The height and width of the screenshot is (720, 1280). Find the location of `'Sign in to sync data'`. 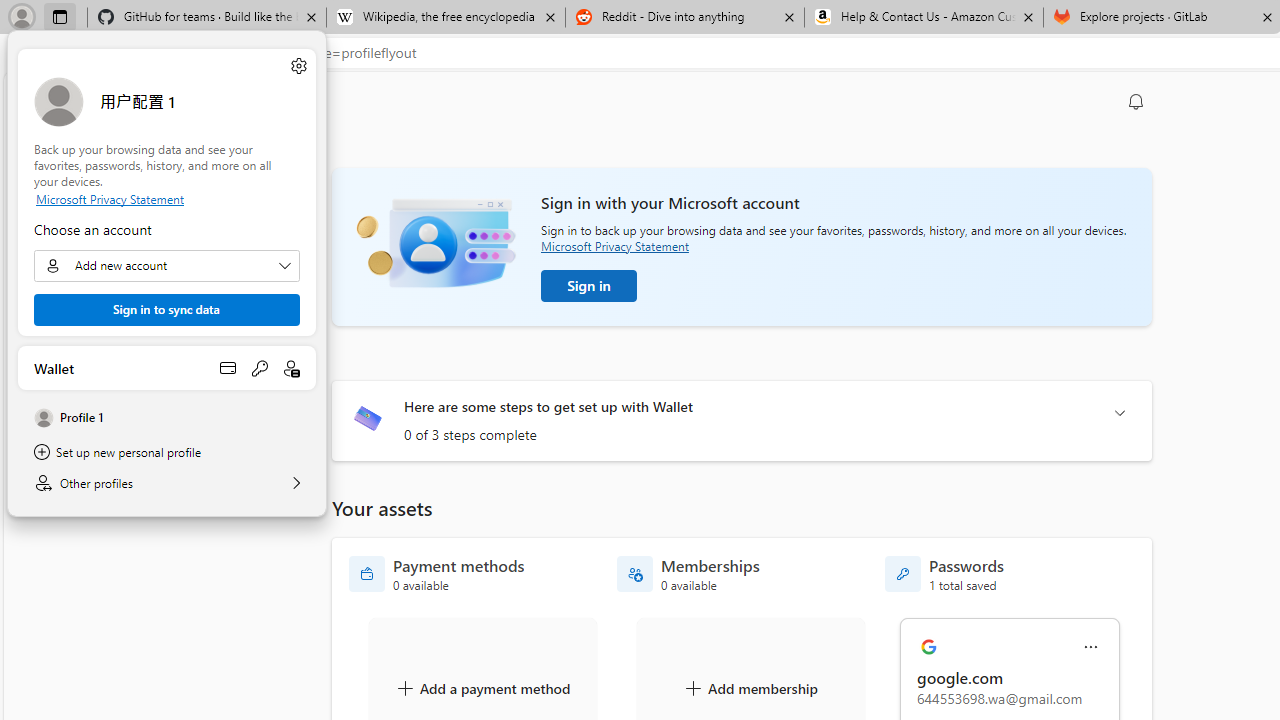

'Sign in to sync data' is located at coordinates (167, 309).